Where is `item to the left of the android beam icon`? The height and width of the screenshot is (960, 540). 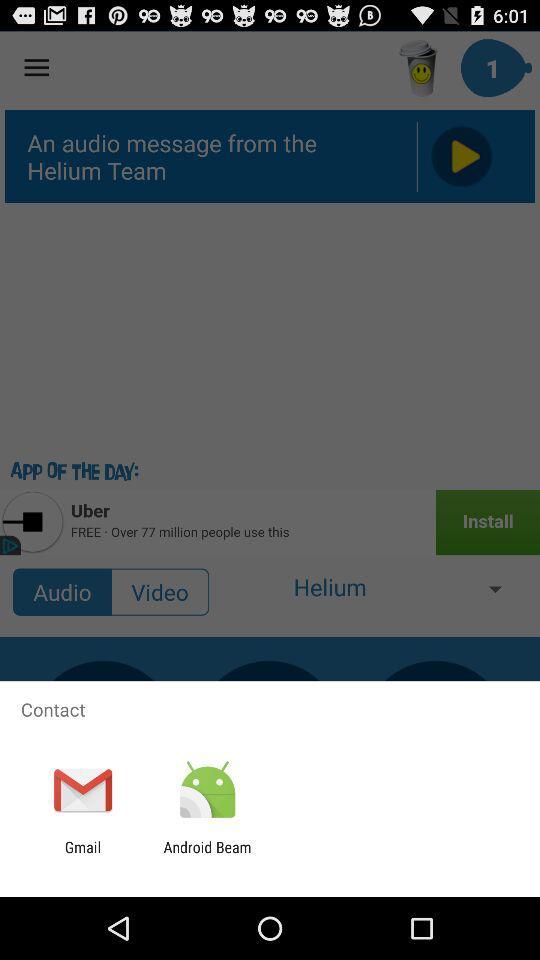
item to the left of the android beam icon is located at coordinates (82, 855).